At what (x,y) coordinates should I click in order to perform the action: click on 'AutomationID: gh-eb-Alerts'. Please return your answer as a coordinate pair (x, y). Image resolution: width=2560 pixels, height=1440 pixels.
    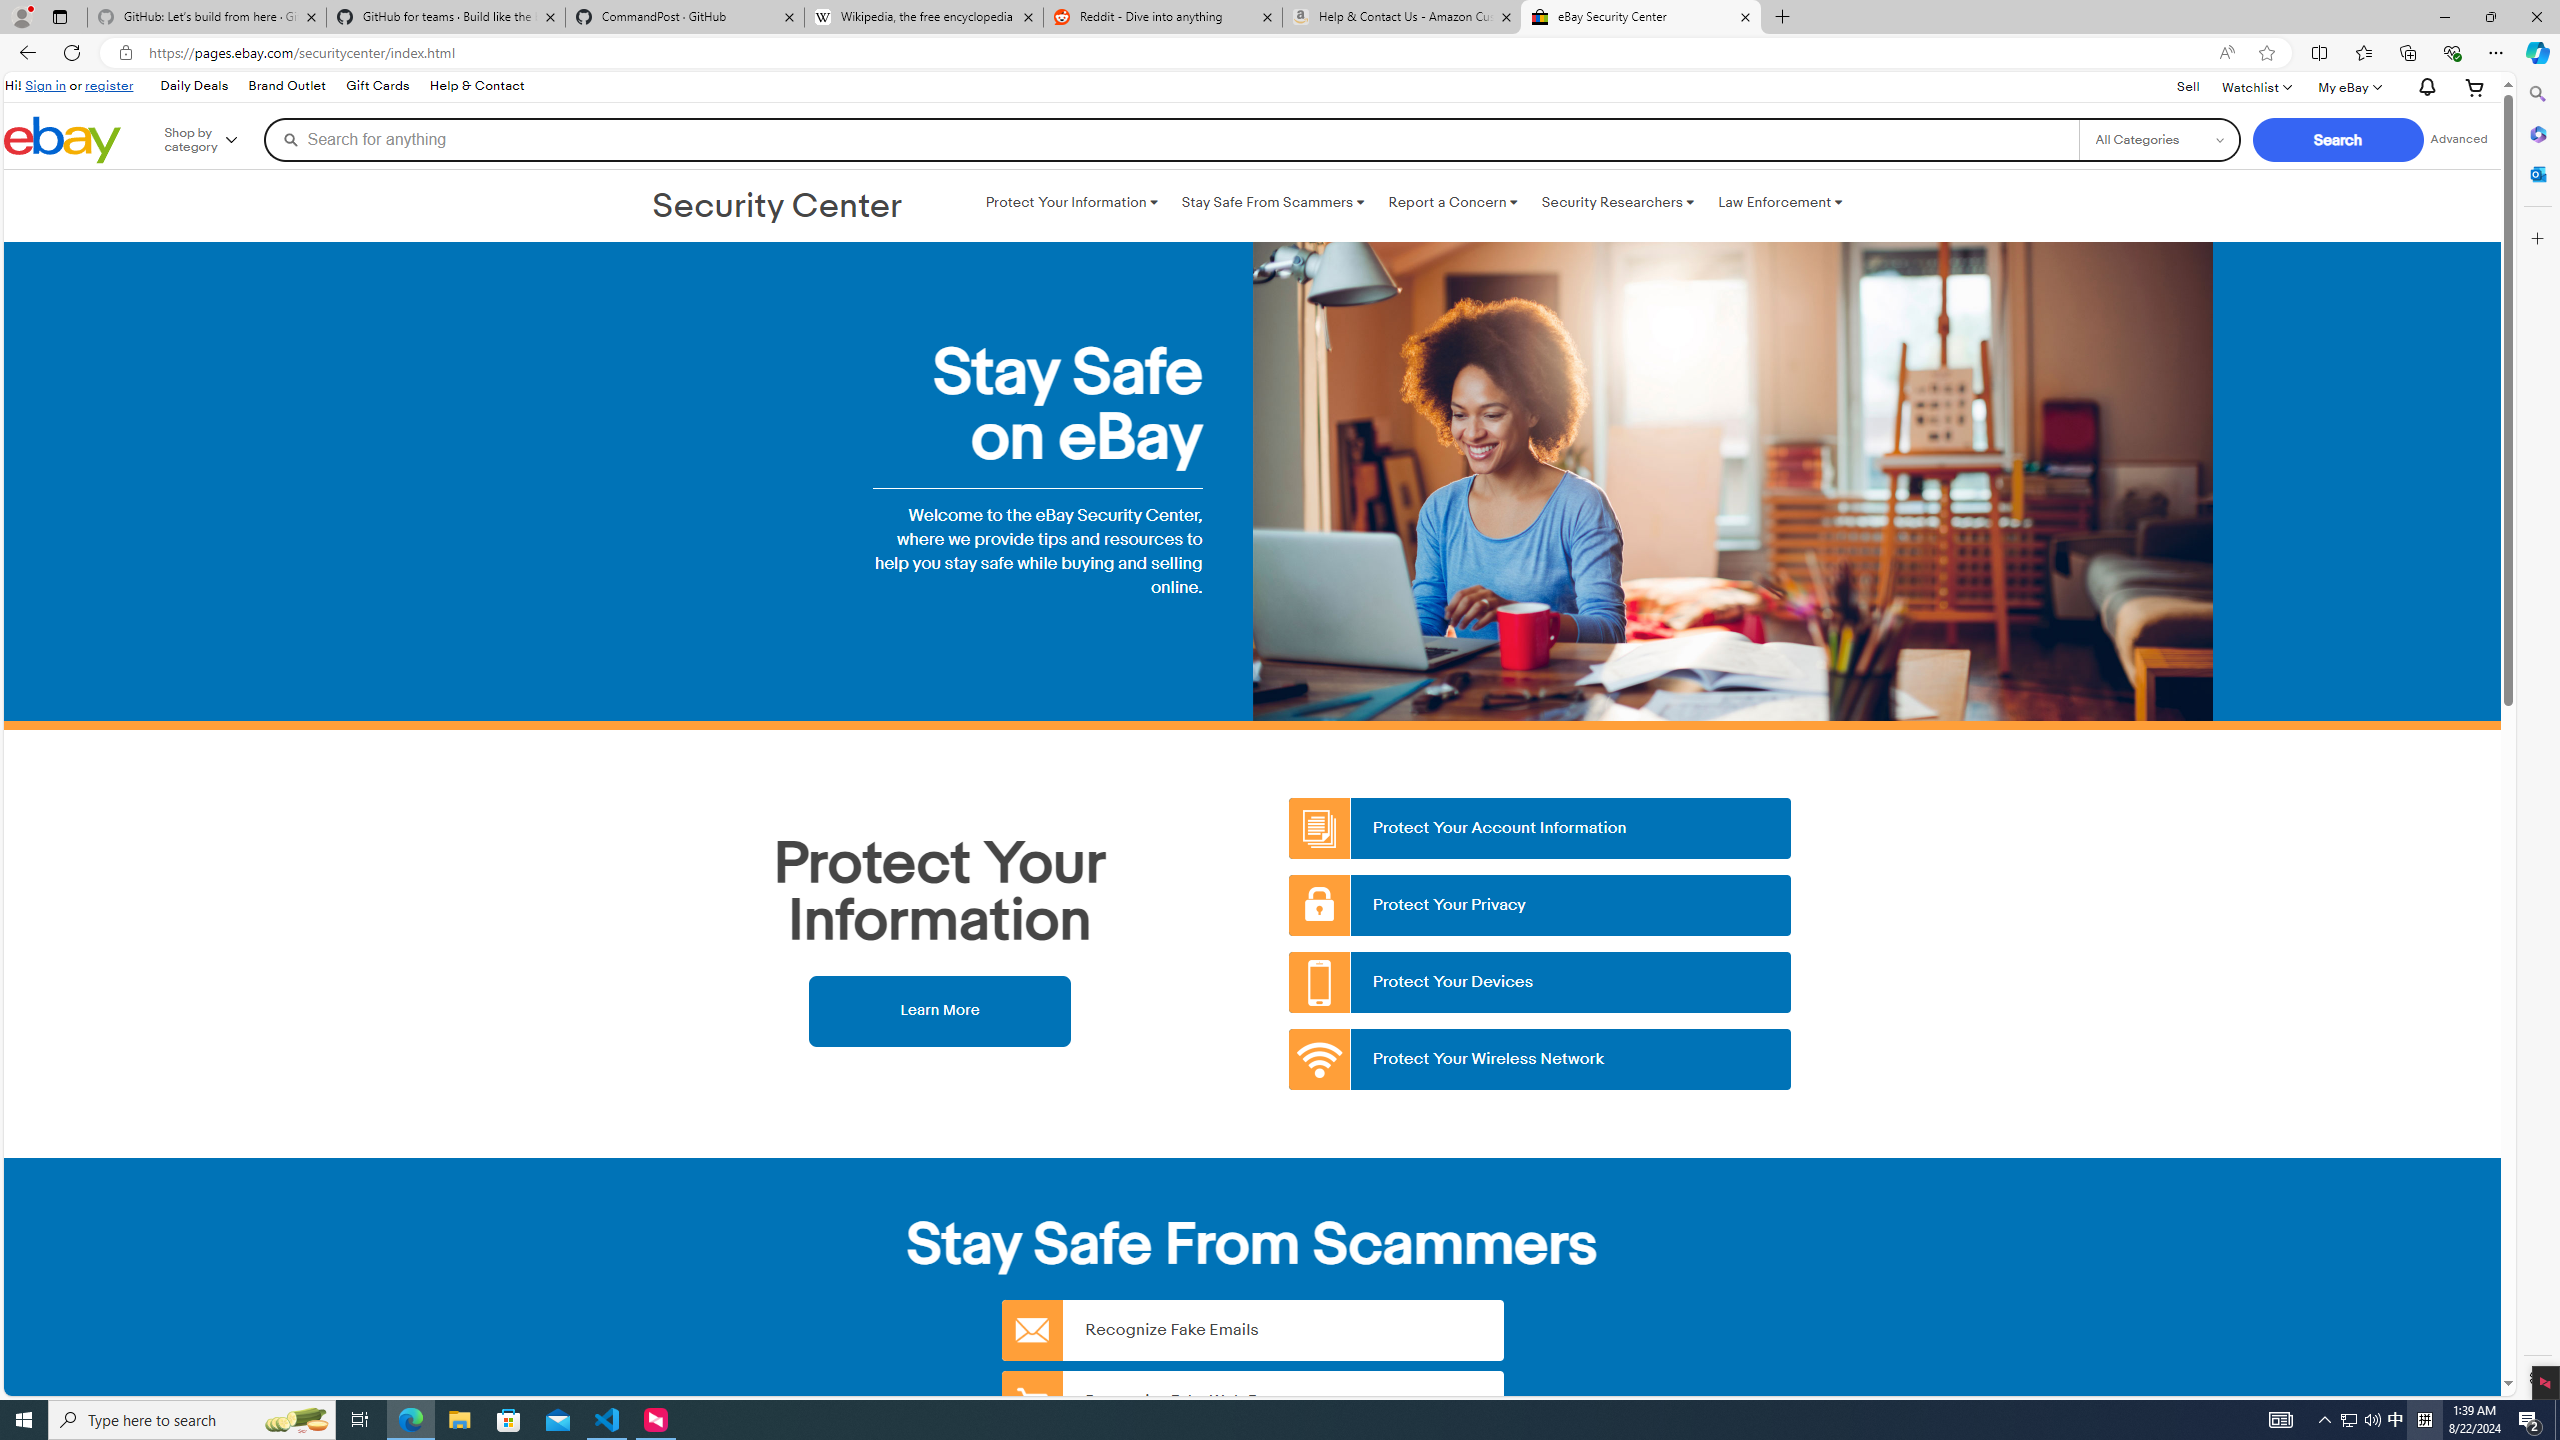
    Looking at the image, I should click on (2424, 87).